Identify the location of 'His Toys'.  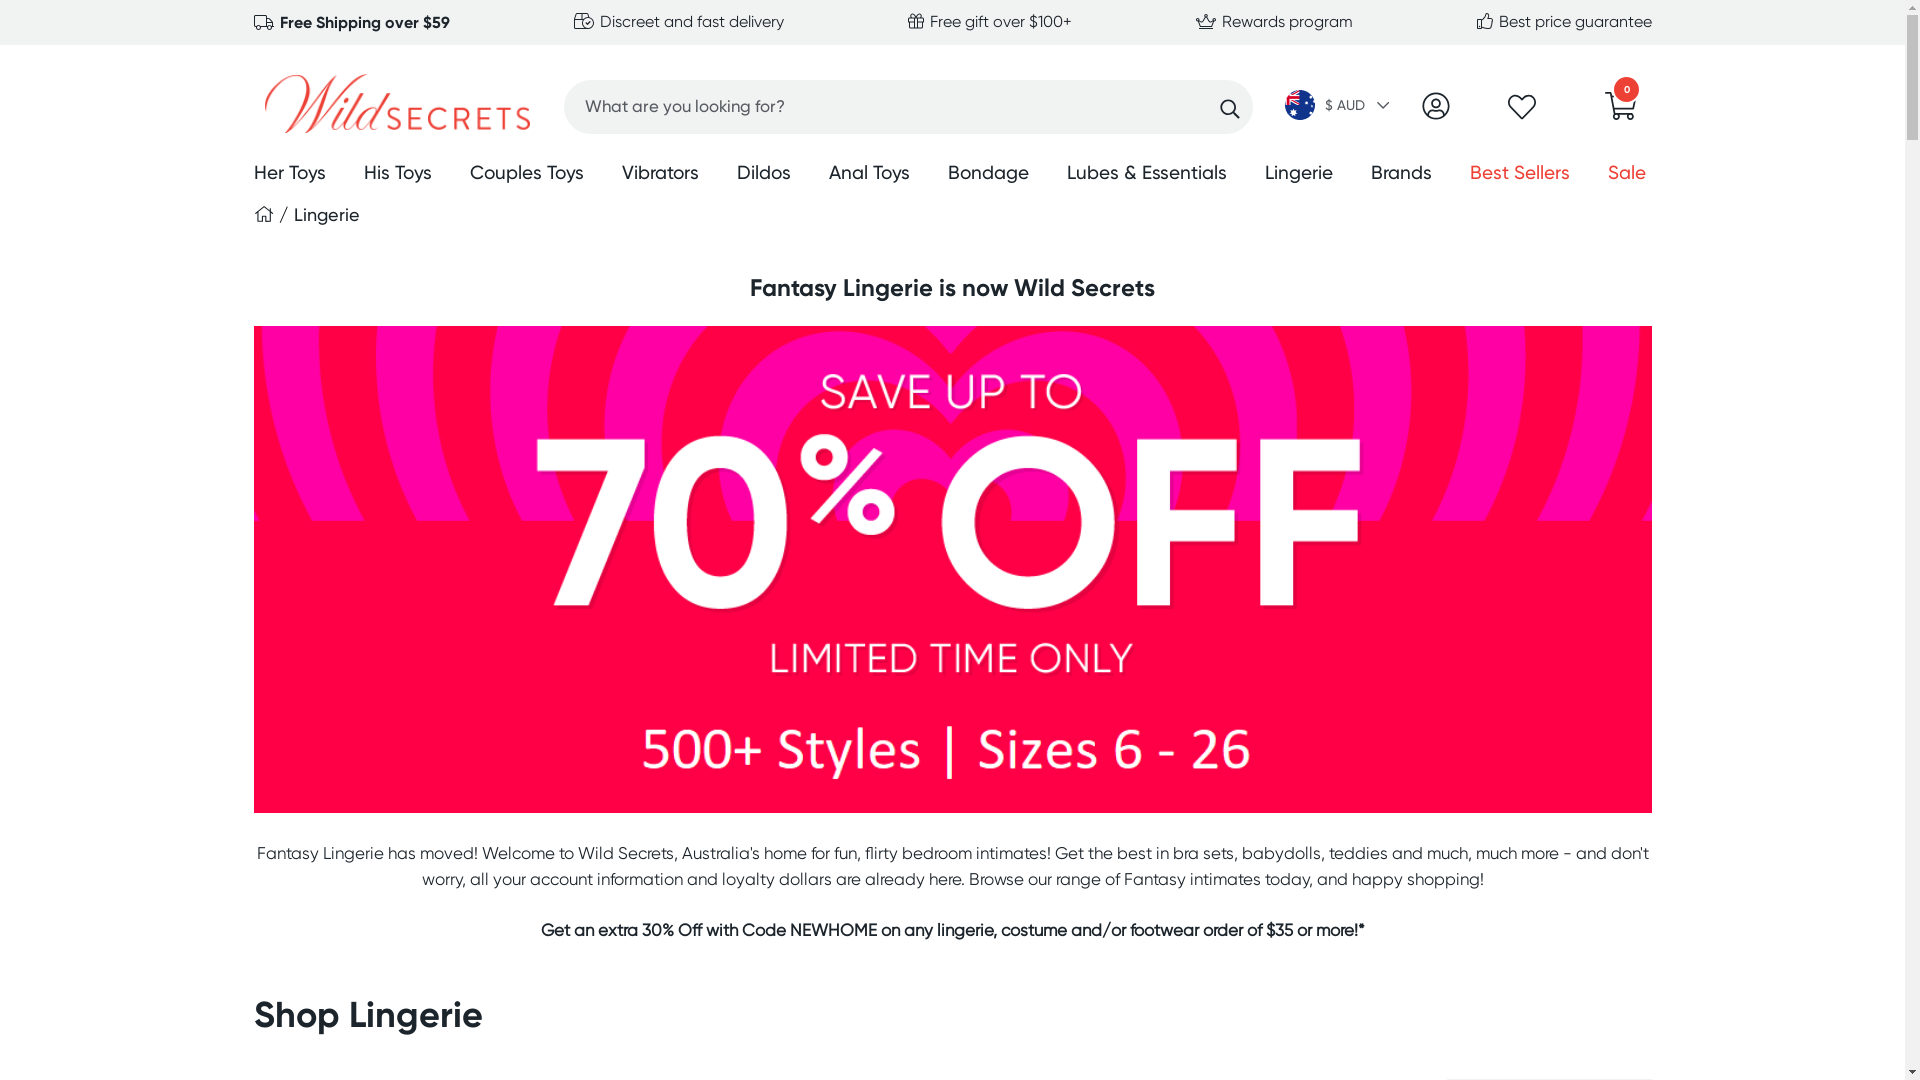
(398, 173).